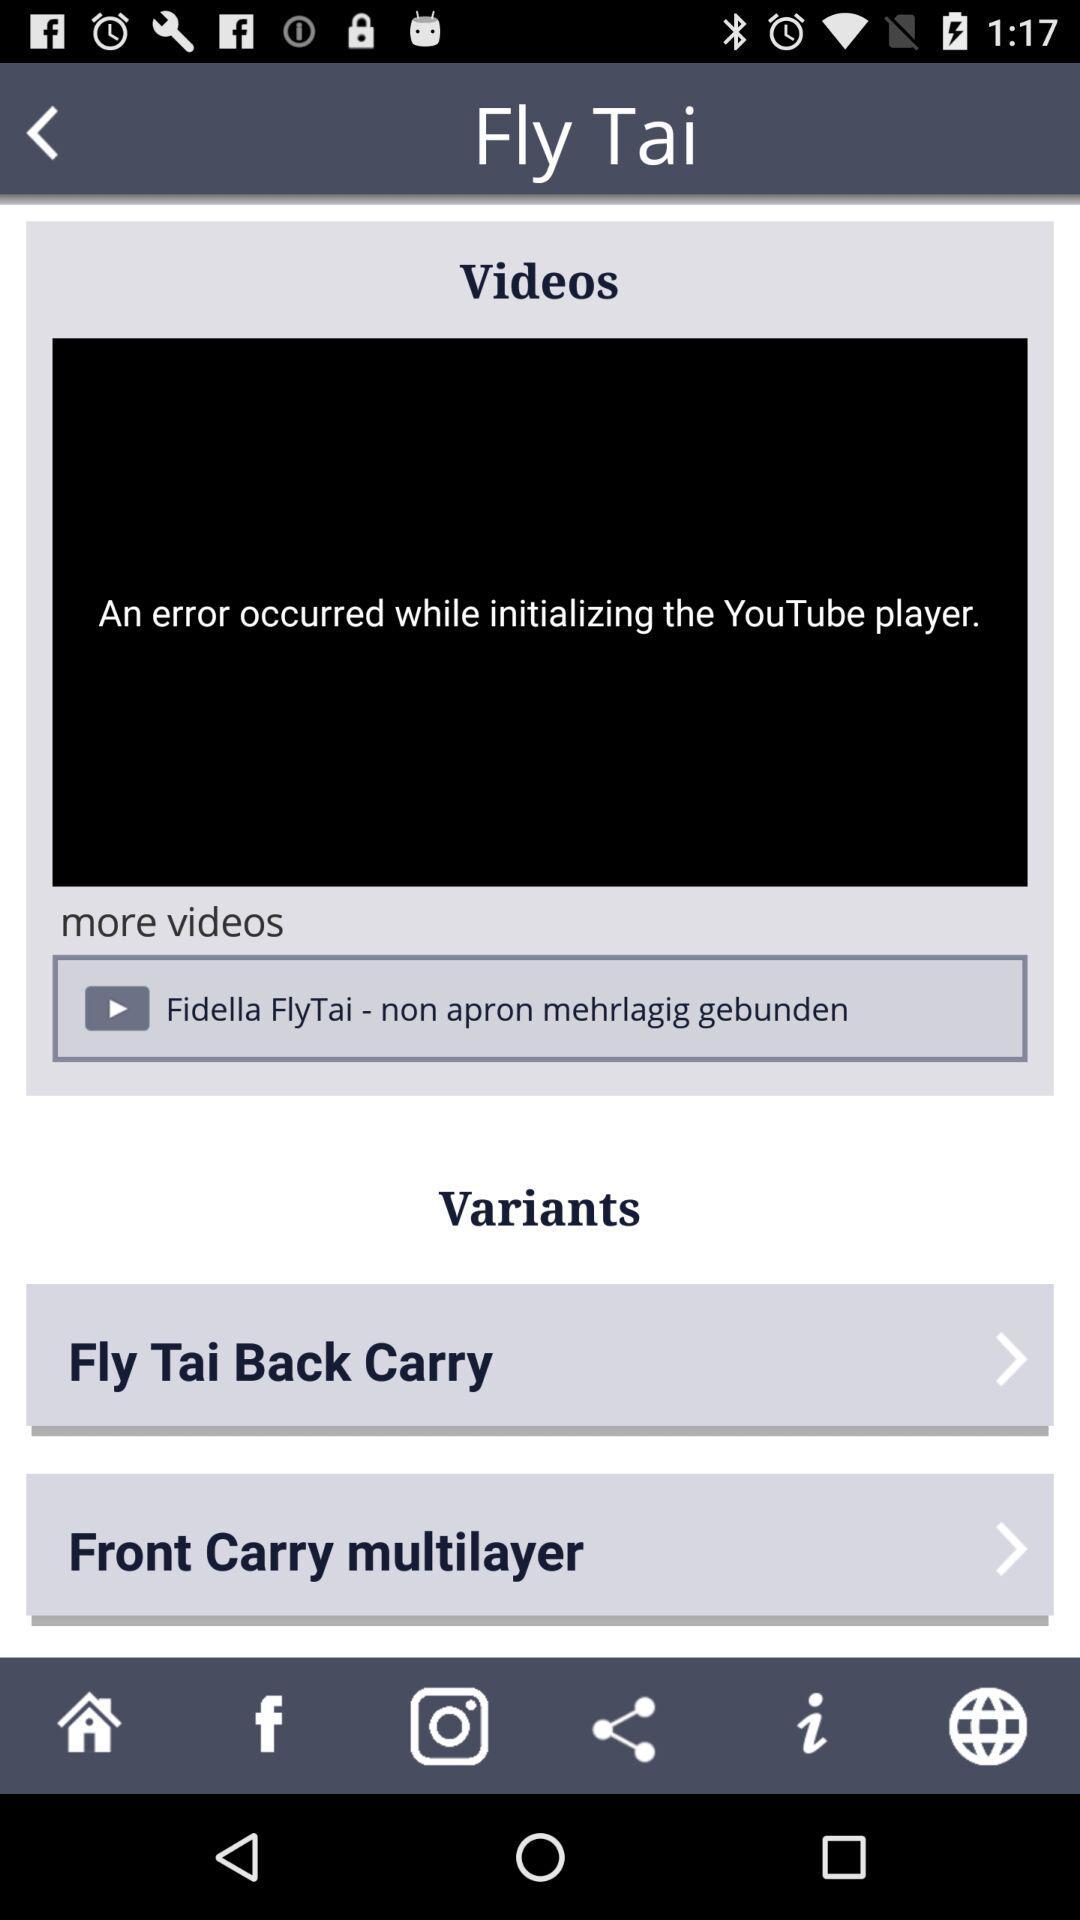  What do you see at coordinates (450, 1724) in the screenshot?
I see `take screen shot` at bounding box center [450, 1724].